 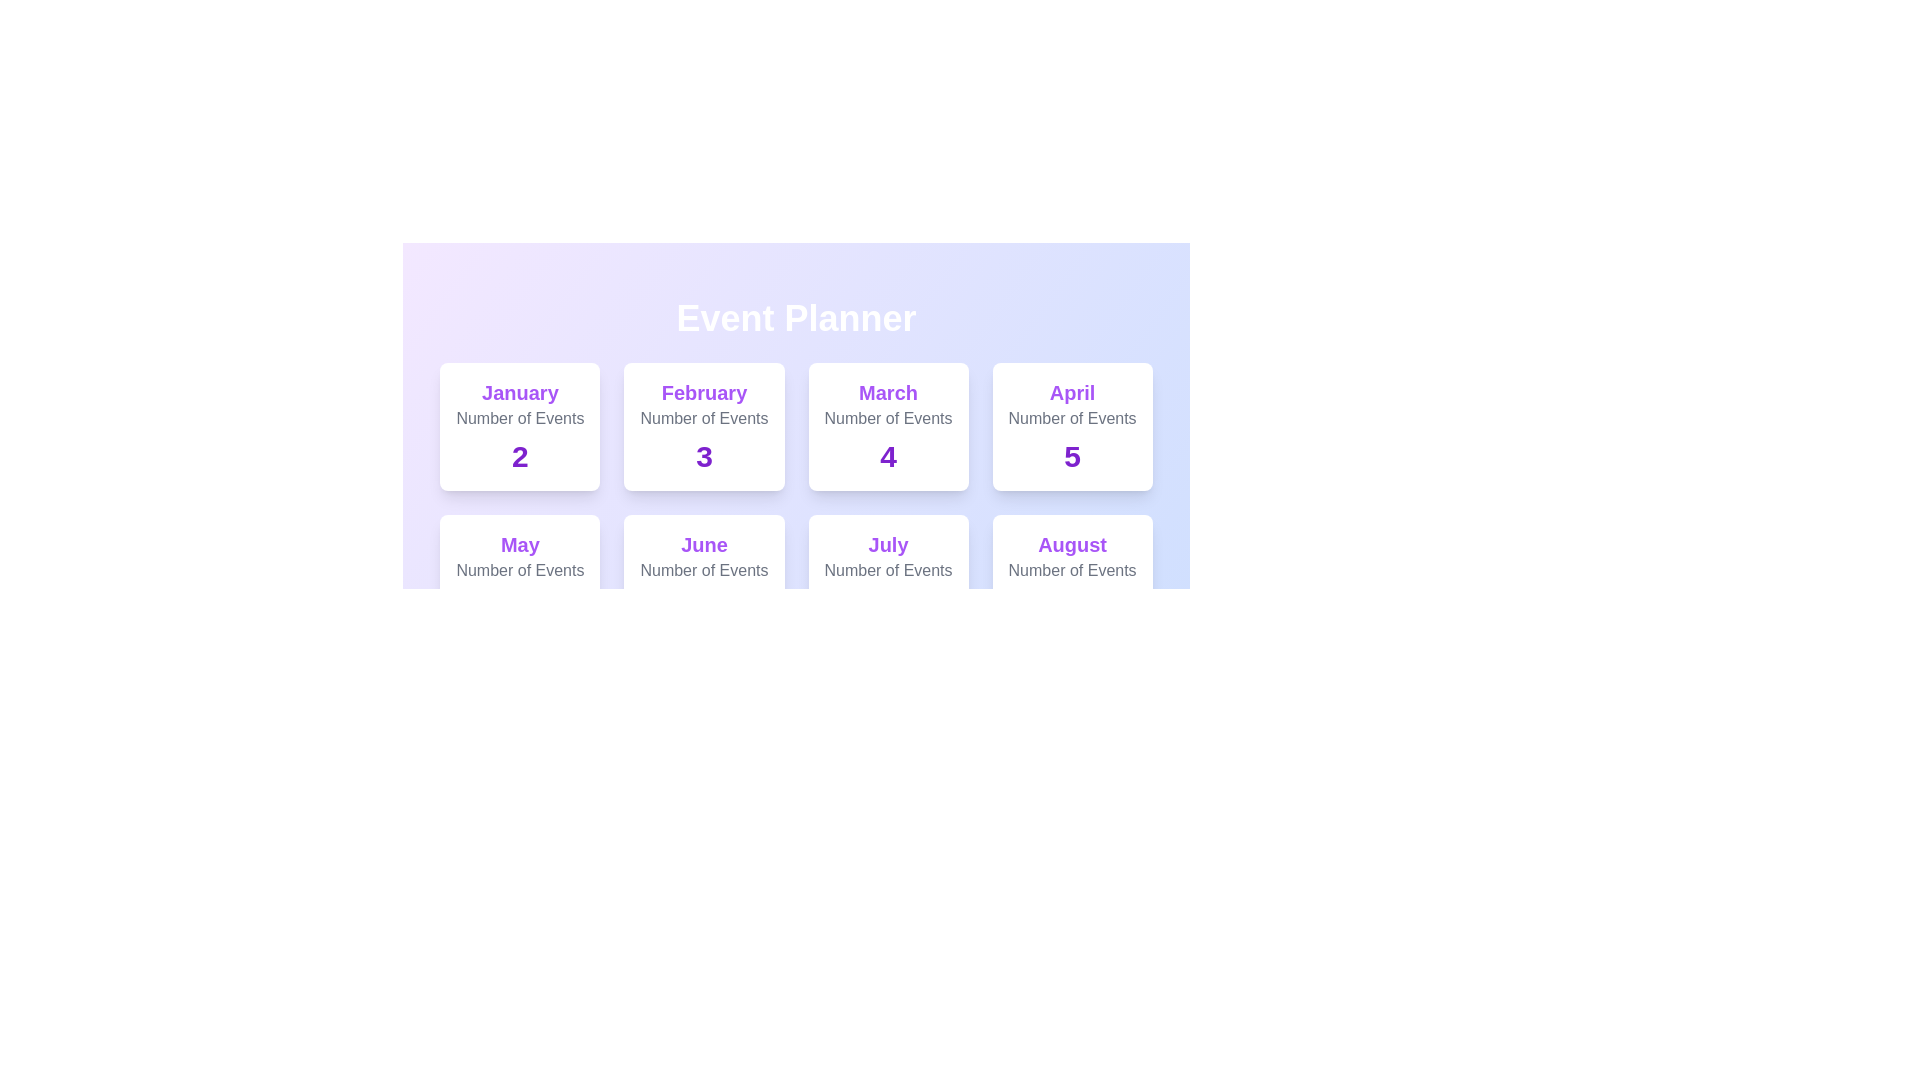 I want to click on the card representing July to view its details, so click(x=887, y=578).